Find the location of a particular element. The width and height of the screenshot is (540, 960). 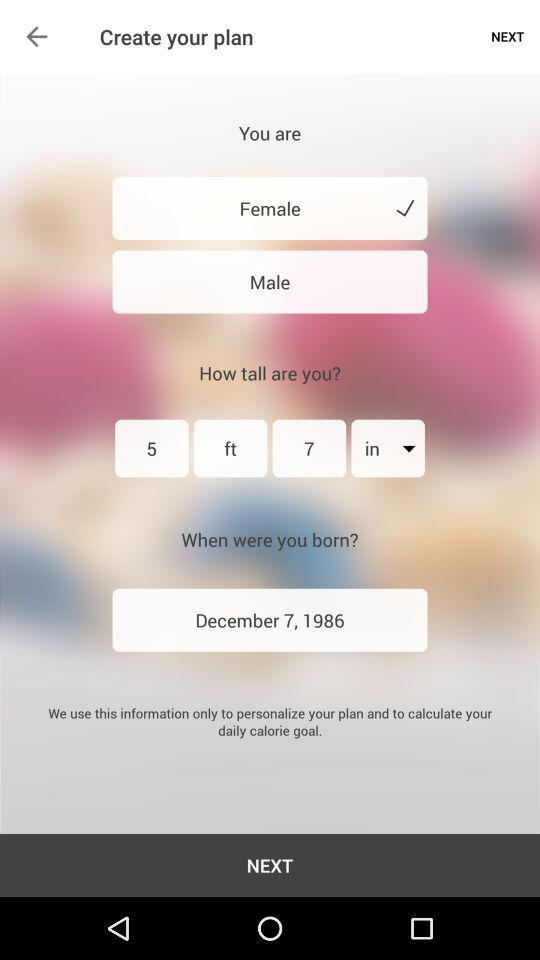

third box of how tall are you from left is located at coordinates (309, 448).